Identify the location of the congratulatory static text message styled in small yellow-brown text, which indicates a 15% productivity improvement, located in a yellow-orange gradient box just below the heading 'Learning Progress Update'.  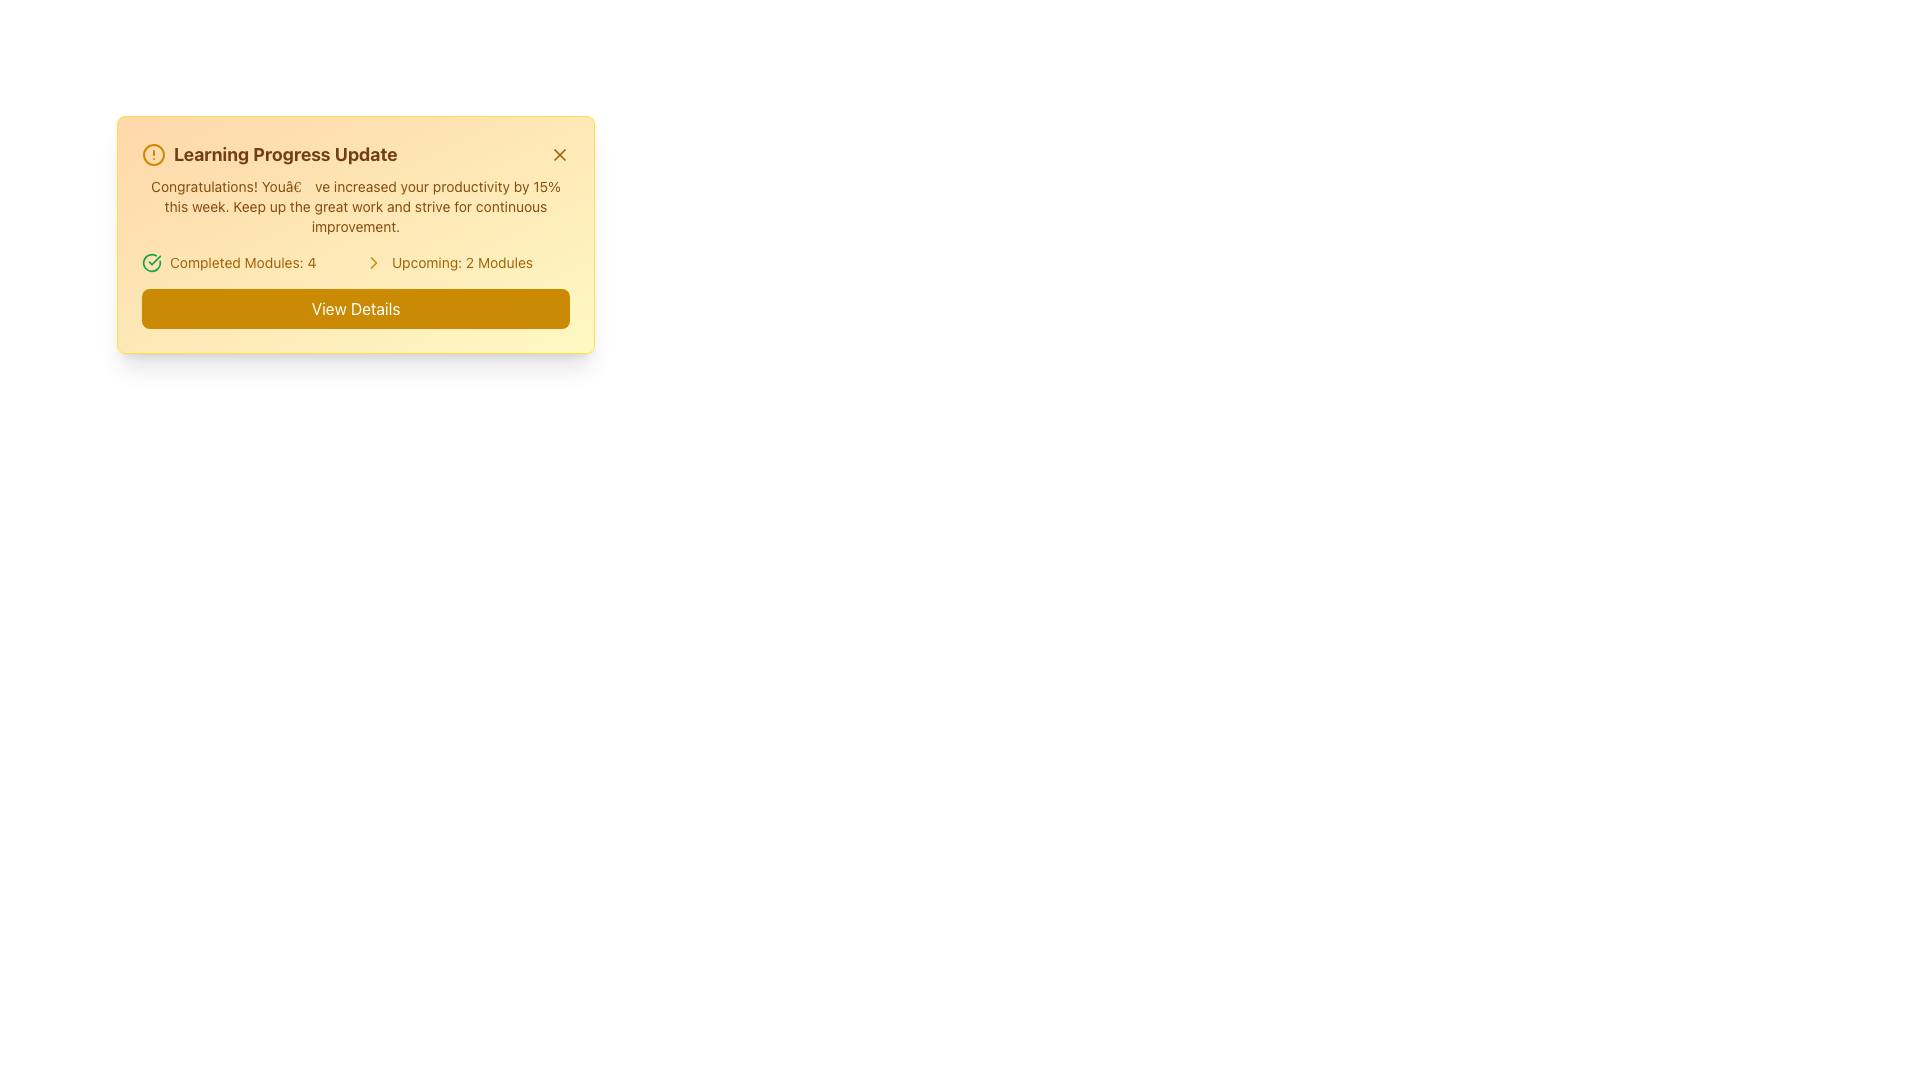
(355, 207).